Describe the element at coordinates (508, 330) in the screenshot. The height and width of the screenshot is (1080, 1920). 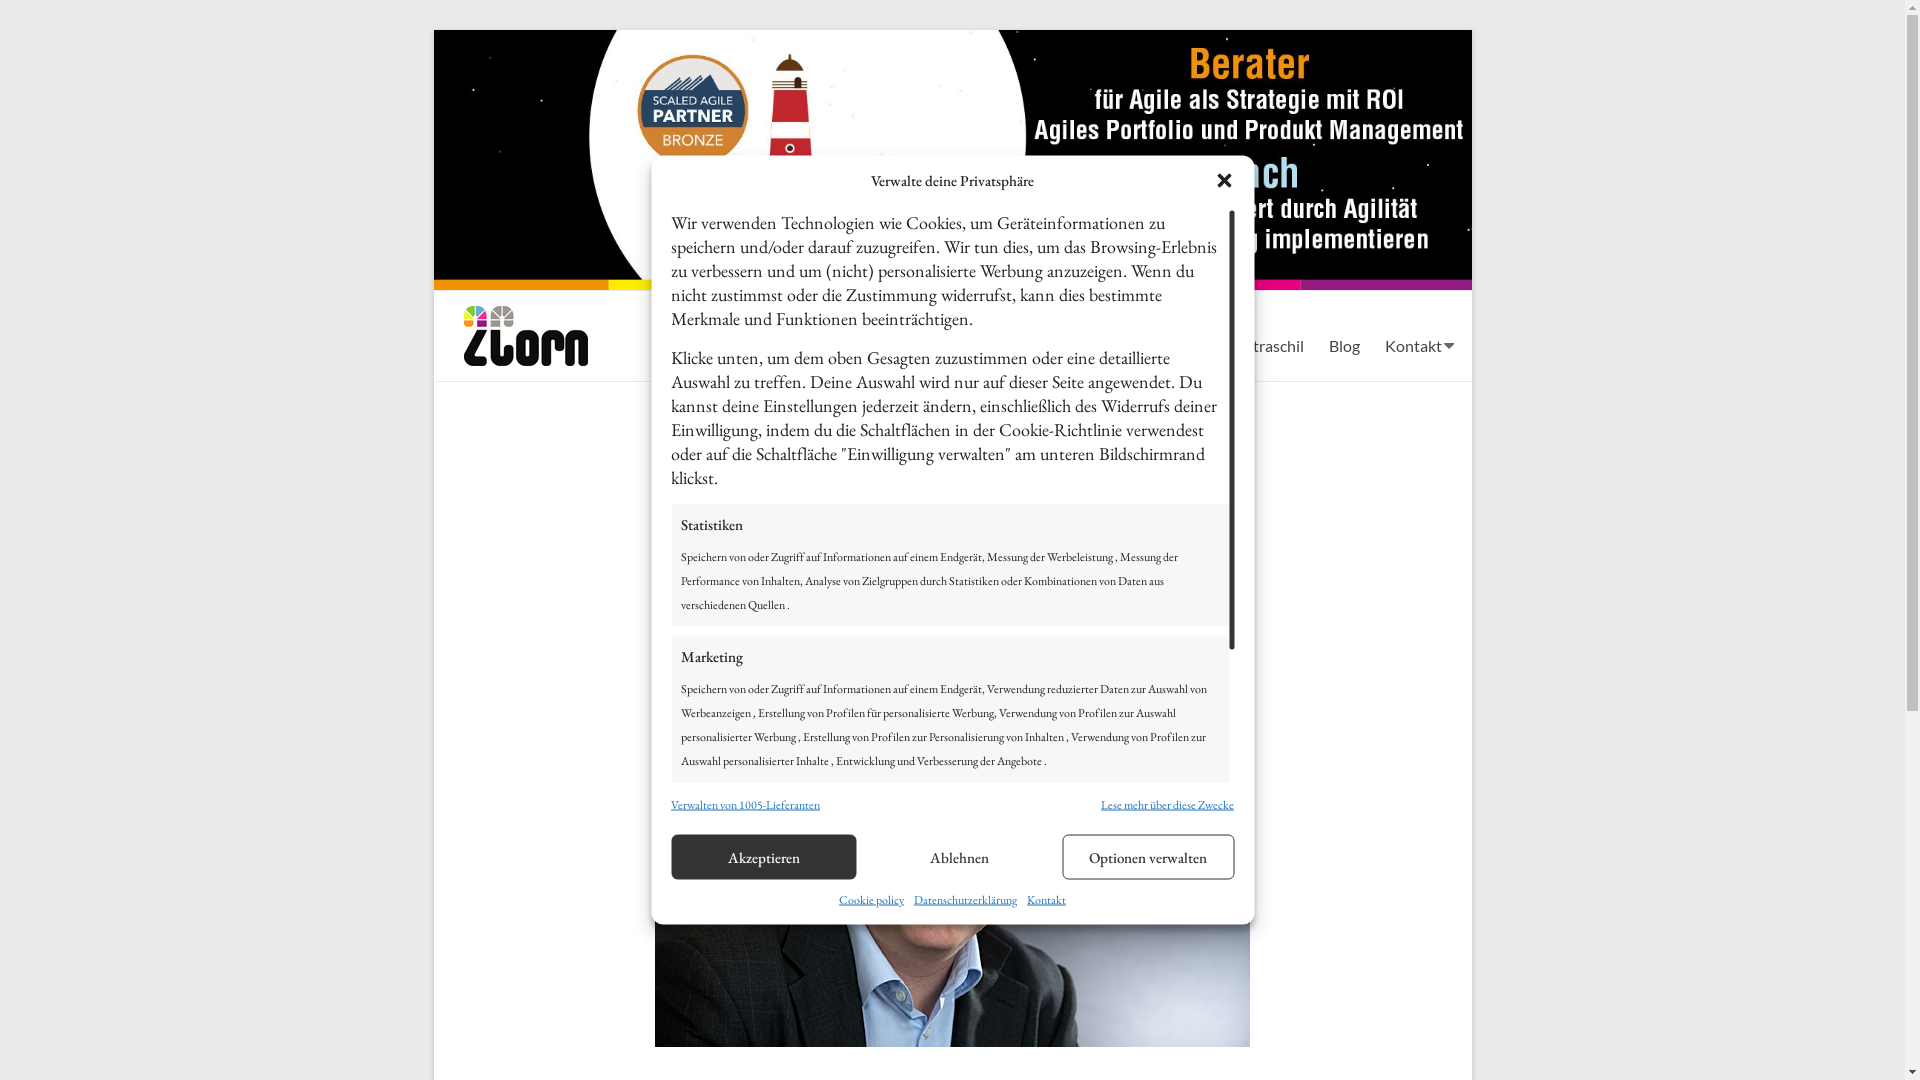
I see `'2Corn'` at that location.